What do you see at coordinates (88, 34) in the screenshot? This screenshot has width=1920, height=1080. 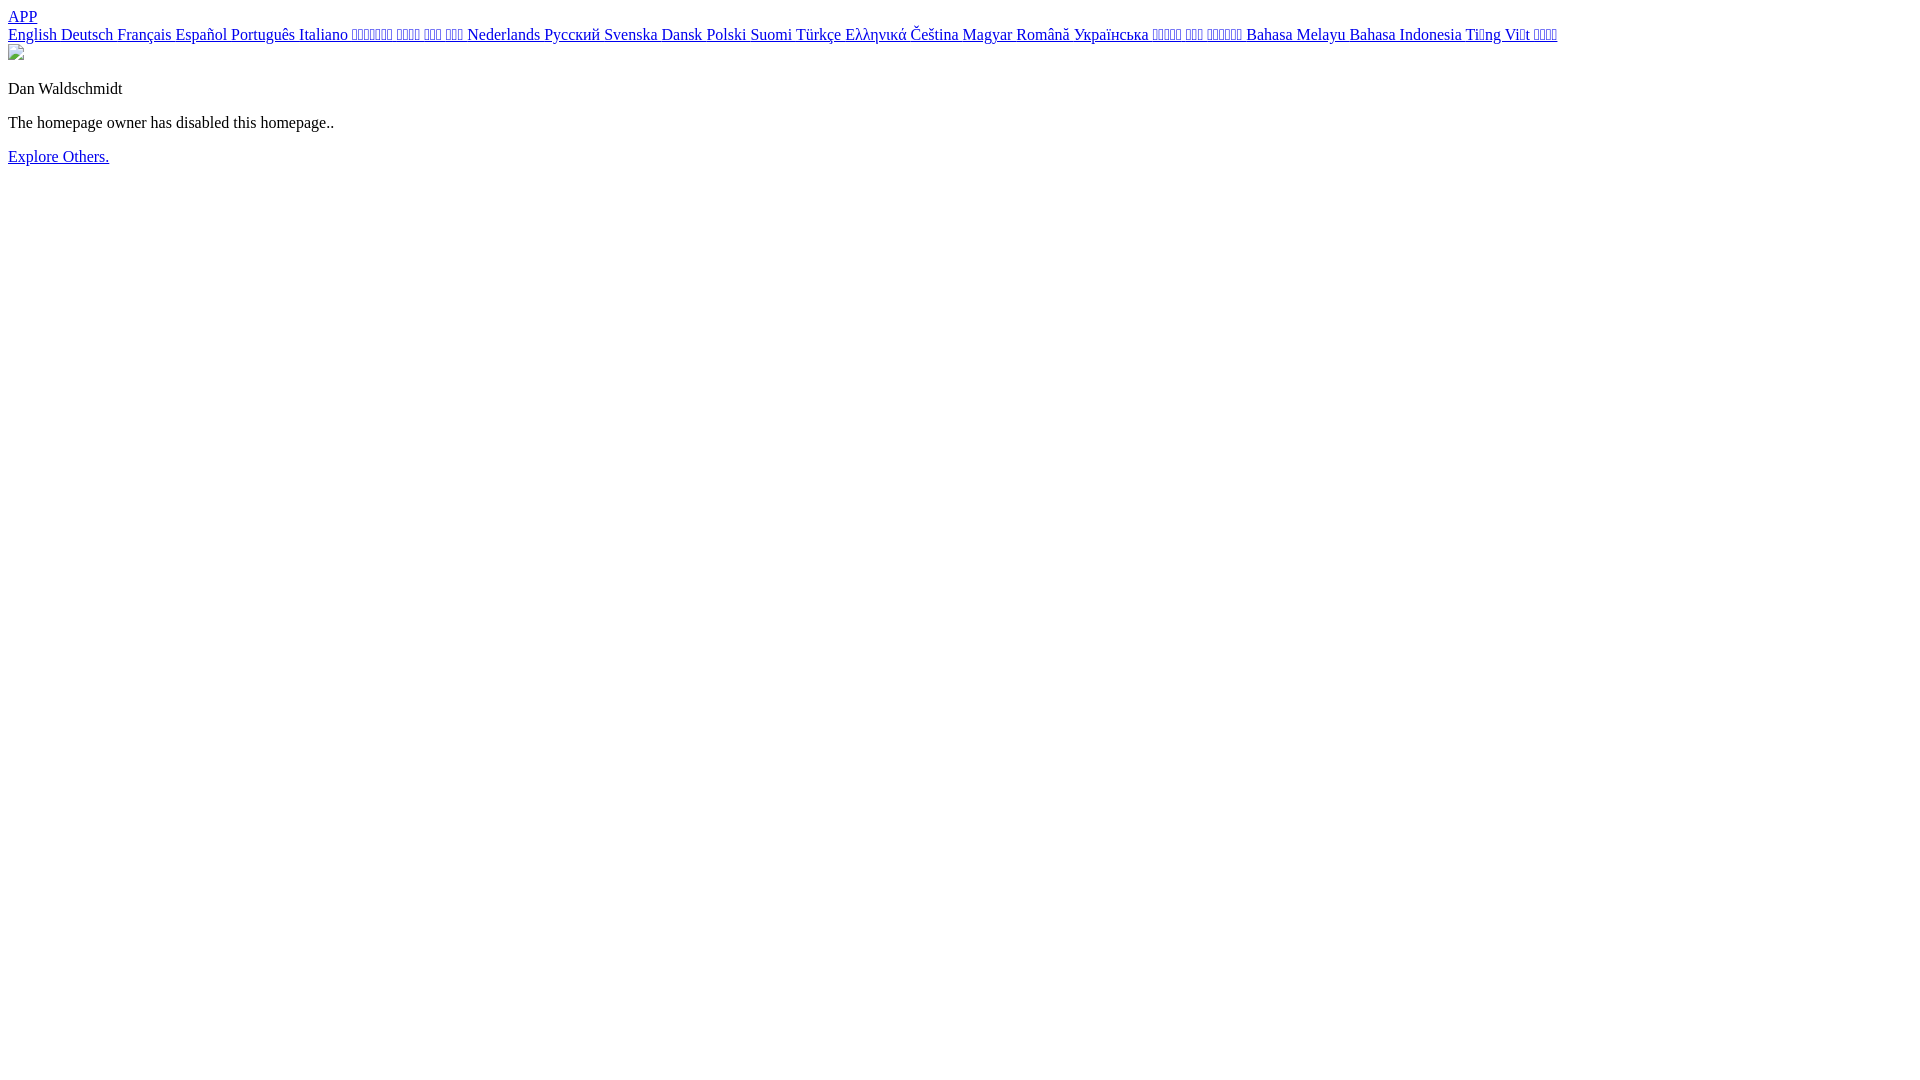 I see `'Deutsch'` at bounding box center [88, 34].